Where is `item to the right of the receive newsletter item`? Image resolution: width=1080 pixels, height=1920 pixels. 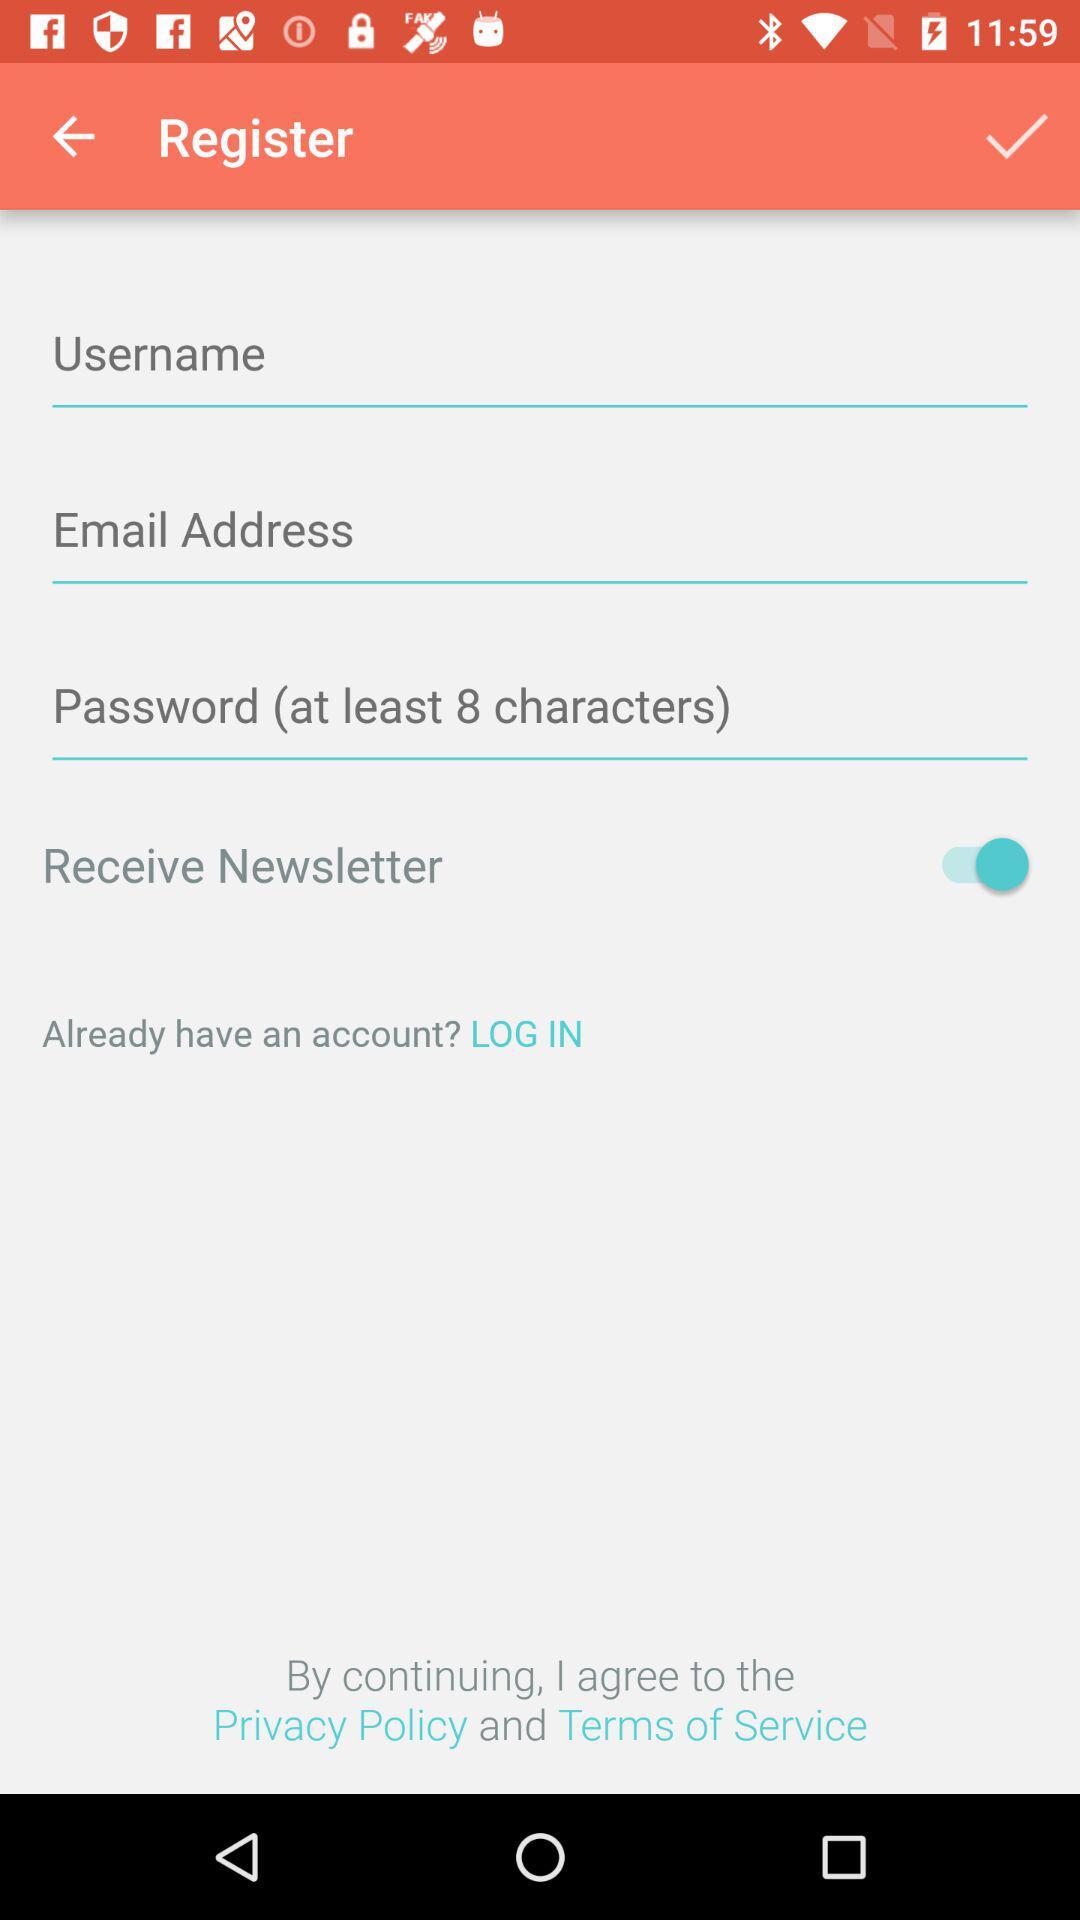
item to the right of the receive newsletter item is located at coordinates (974, 864).